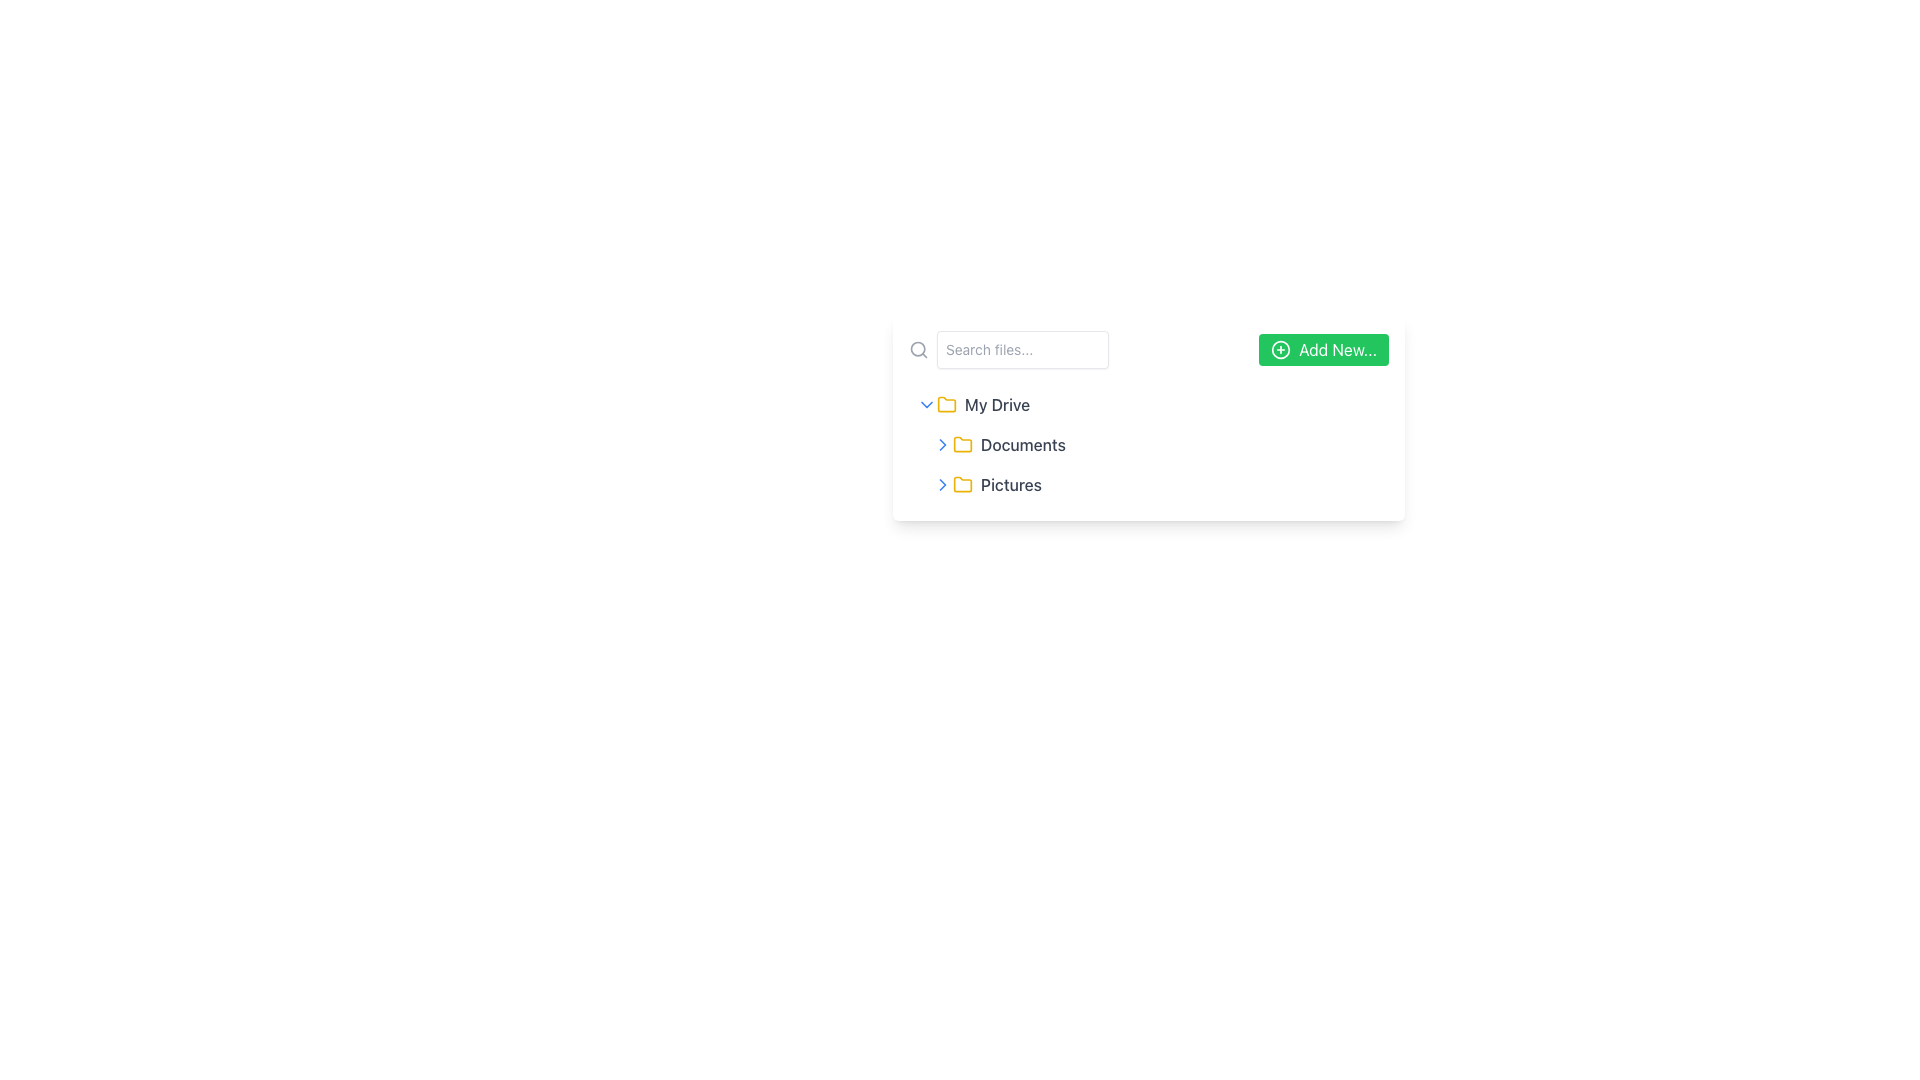  What do you see at coordinates (941, 485) in the screenshot?
I see `the blue right-pointing chevron icon in the Pictures folder row to observe potential effects` at bounding box center [941, 485].